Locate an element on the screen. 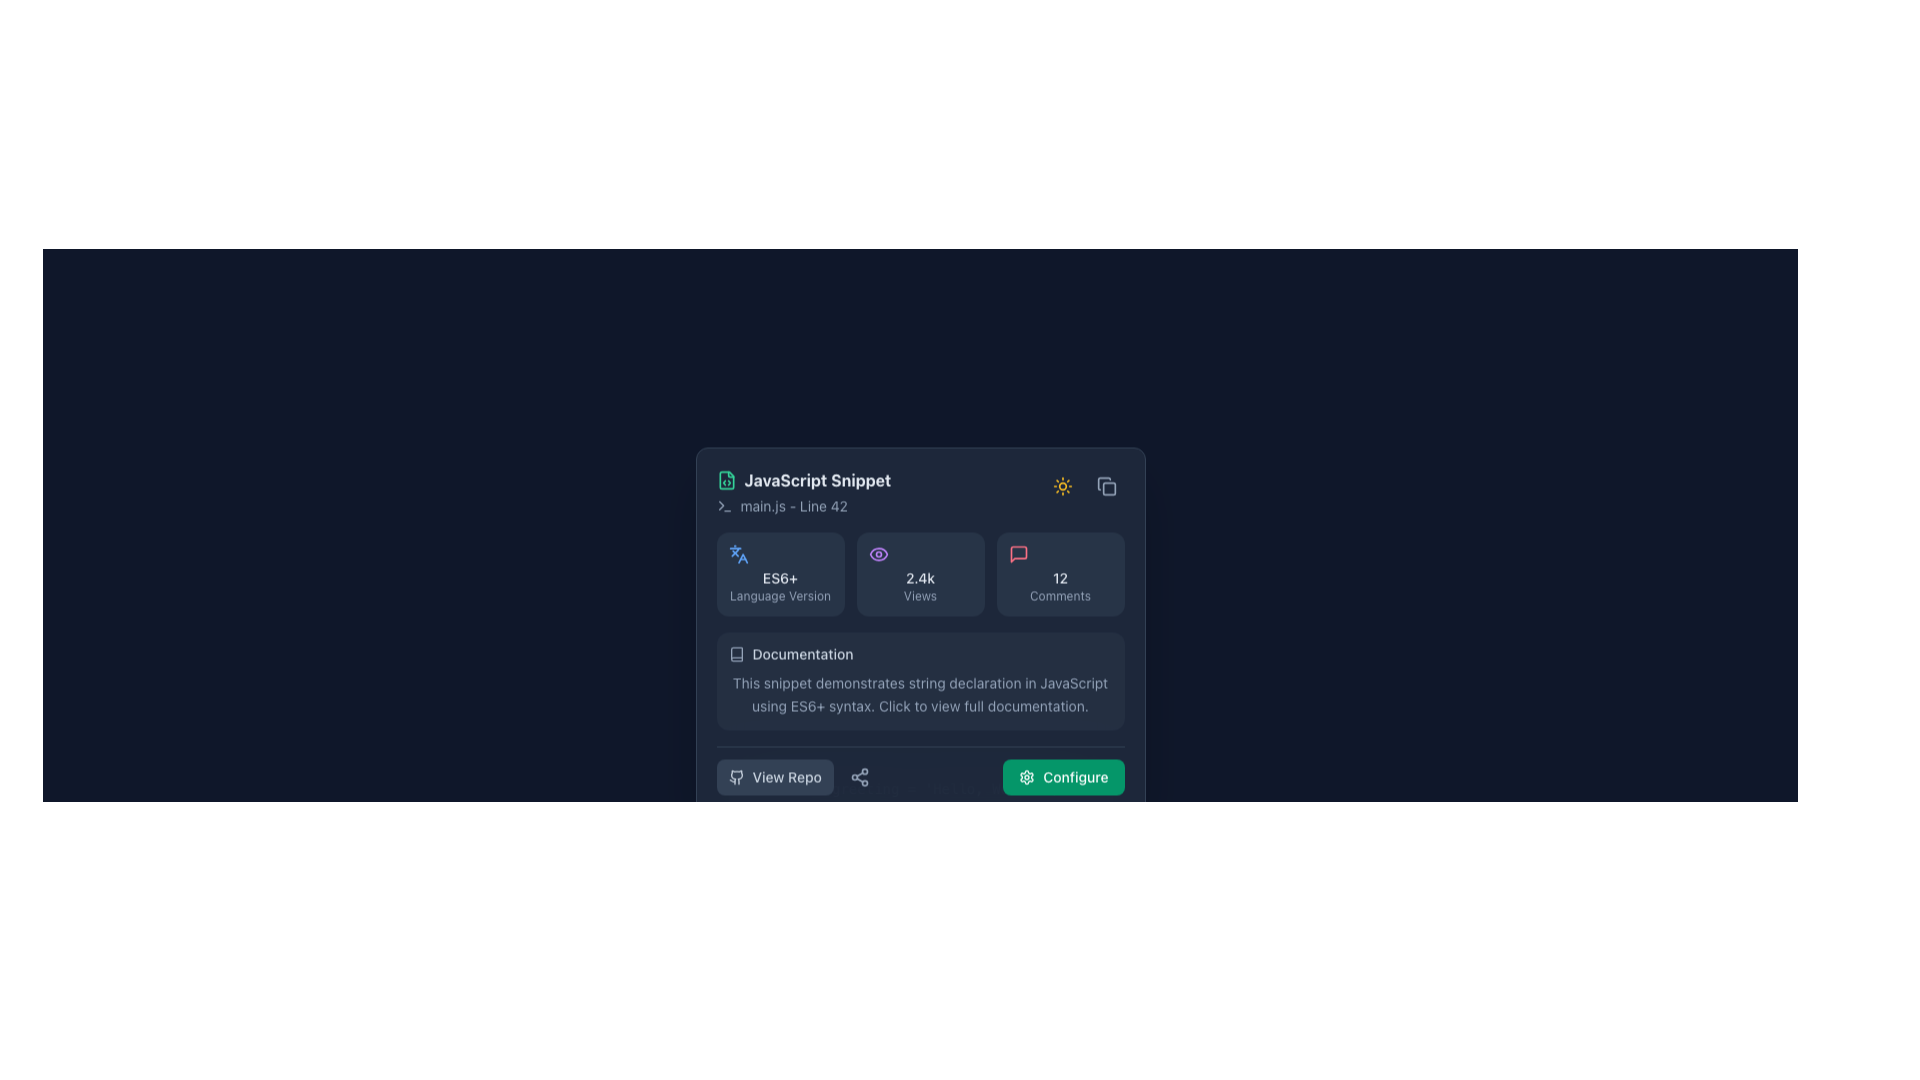  the text element displaying 'Language Version', which is styled in a small font size and light gray color, positioned directly below the 'ES6+' label is located at coordinates (779, 595).